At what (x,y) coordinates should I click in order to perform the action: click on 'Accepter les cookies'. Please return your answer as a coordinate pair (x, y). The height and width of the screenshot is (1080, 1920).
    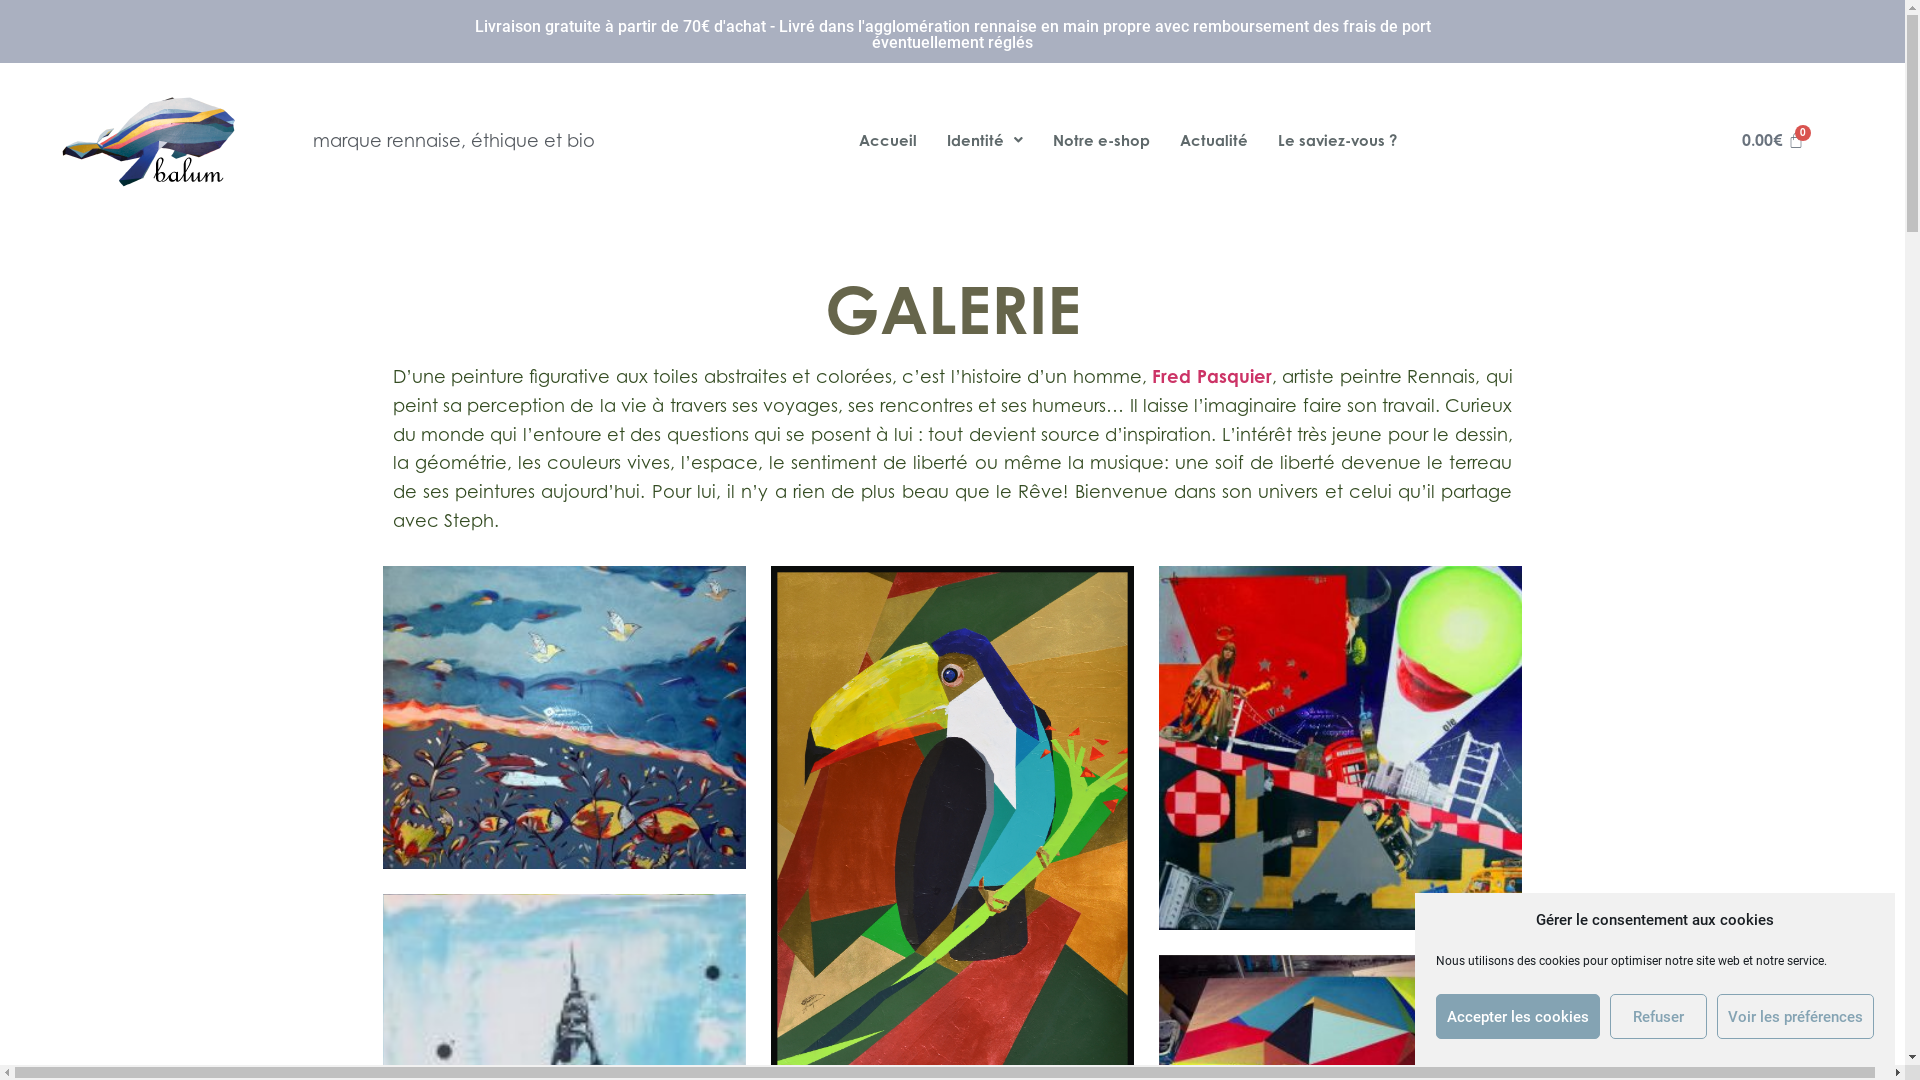
    Looking at the image, I should click on (1517, 1016).